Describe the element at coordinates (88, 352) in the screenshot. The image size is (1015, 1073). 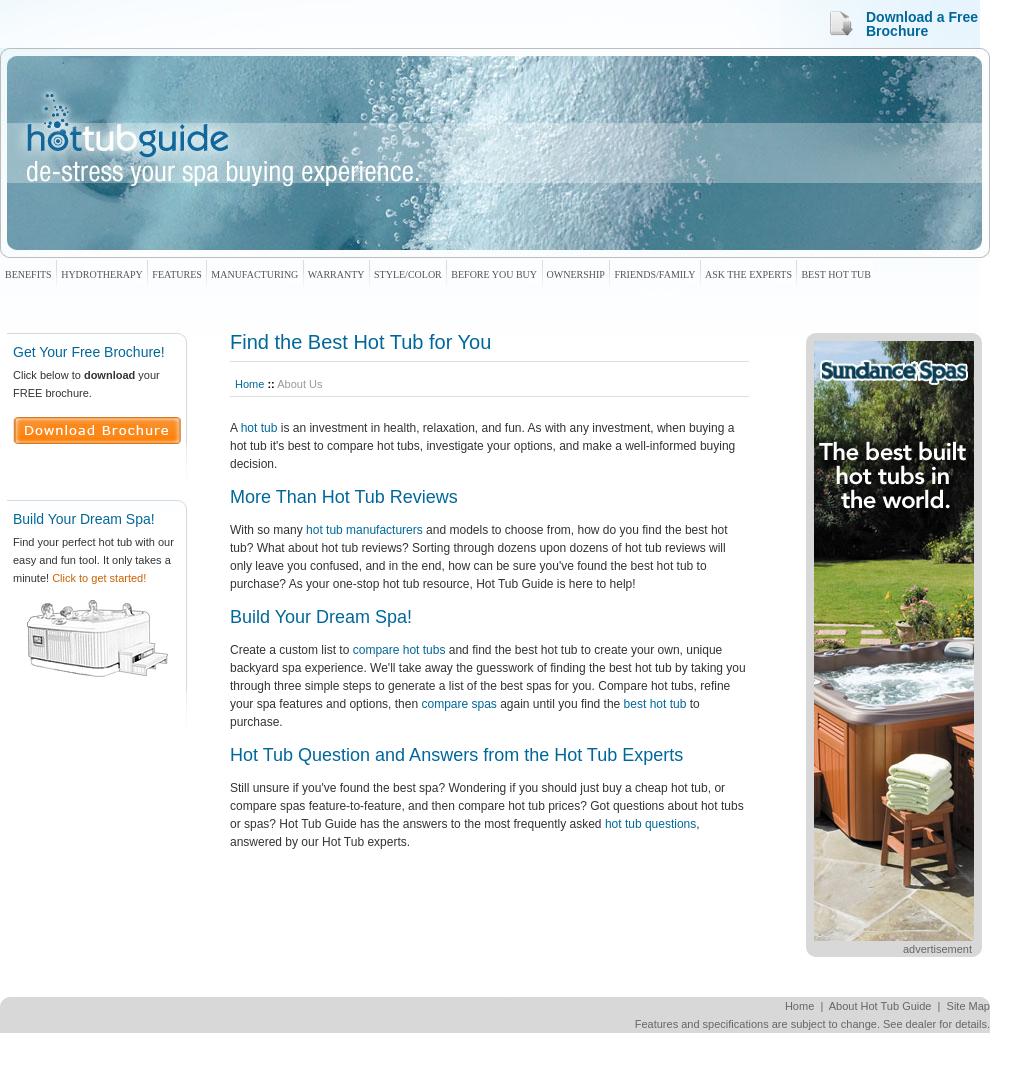
I see `'Get Your Free Brochure!'` at that location.